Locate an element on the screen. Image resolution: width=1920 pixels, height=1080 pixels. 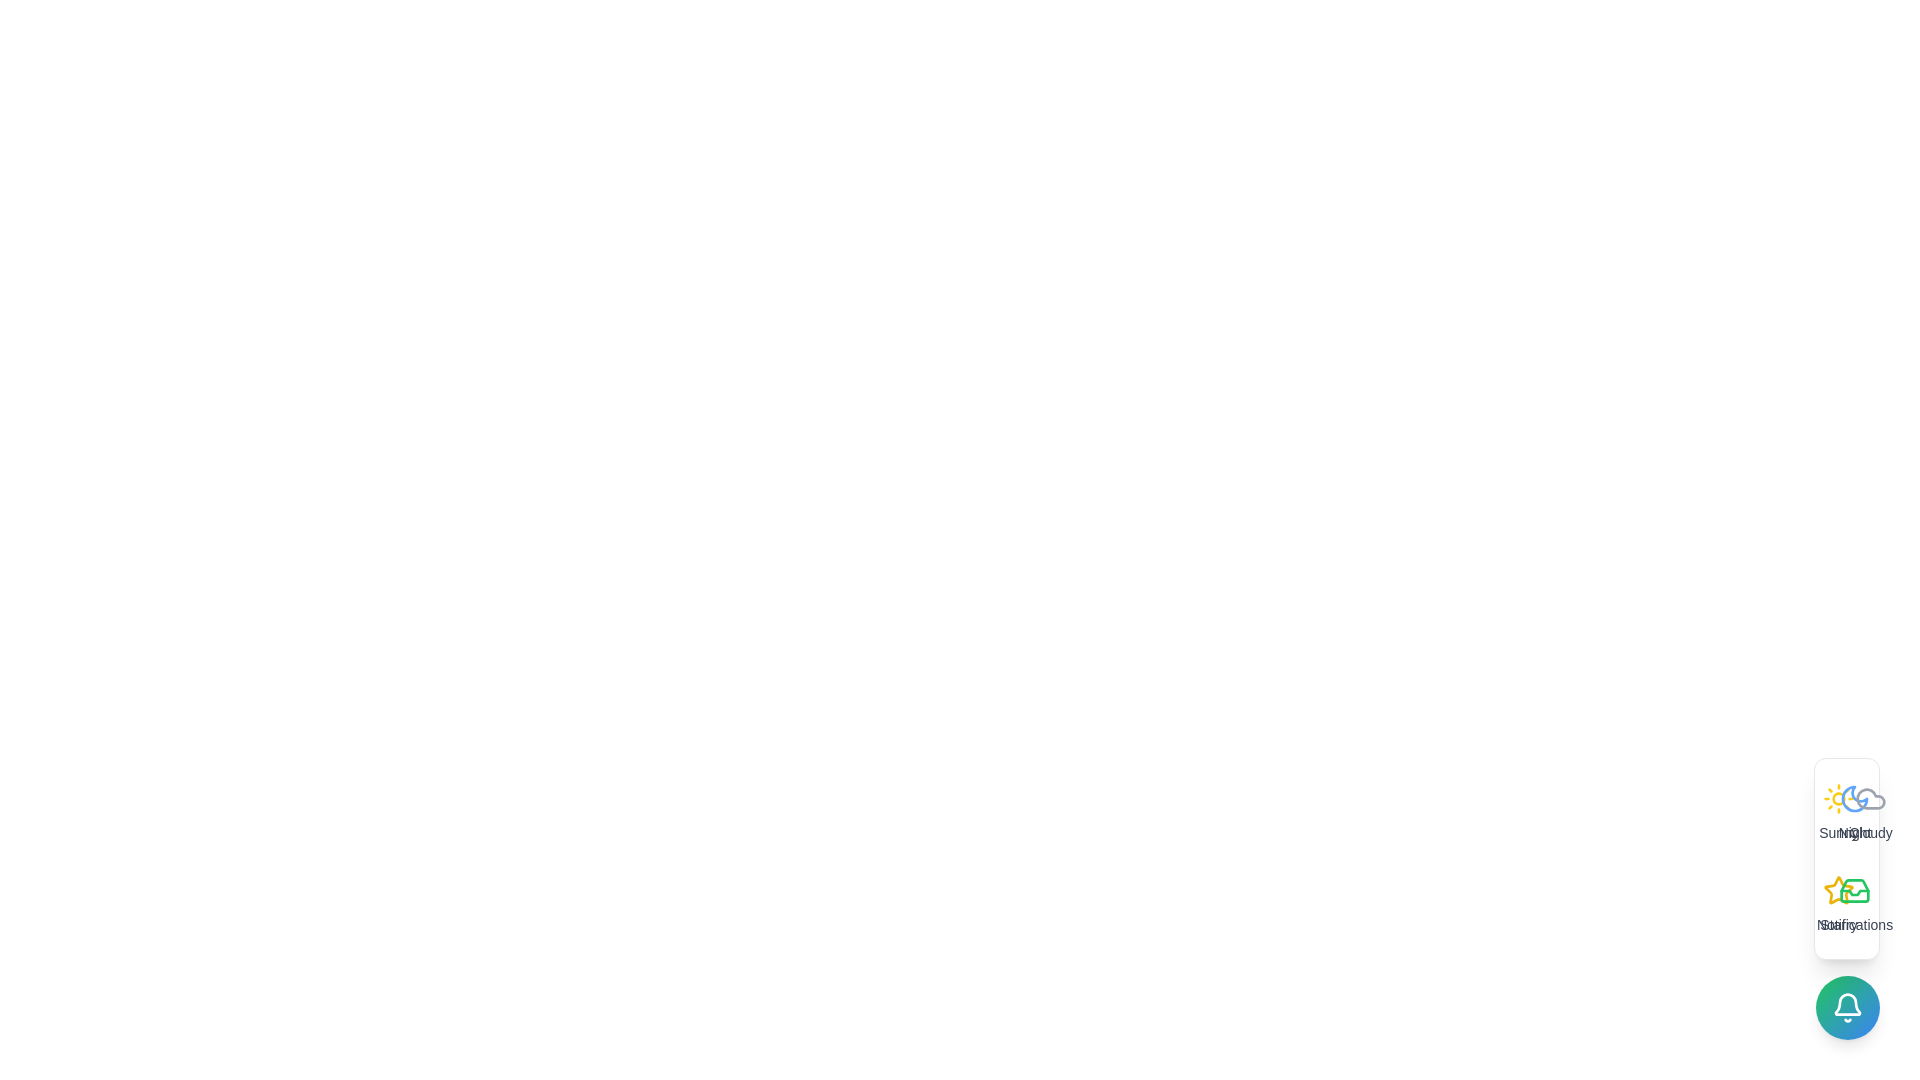
the option Sunny to trigger its hover effect is located at coordinates (1838, 813).